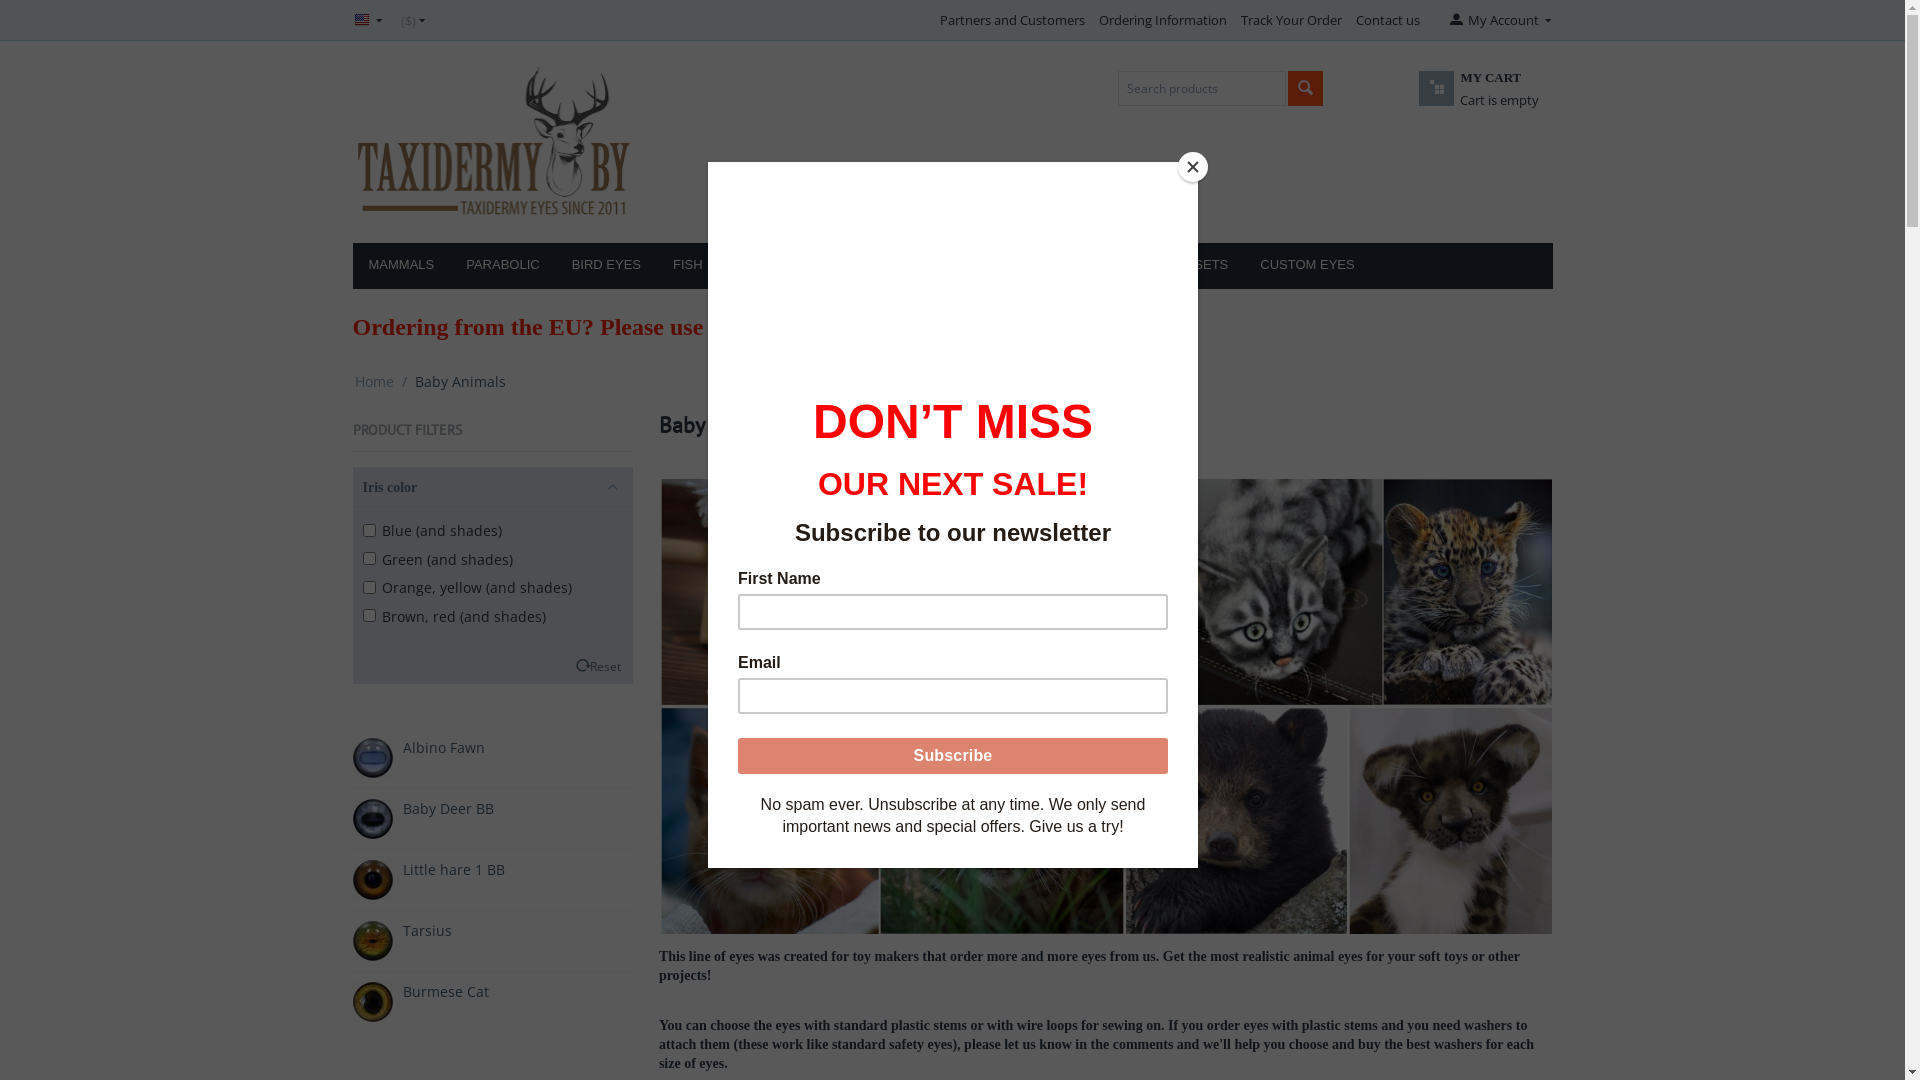 The image size is (1920, 1080). I want to click on 'Partners and Customers', so click(1012, 19).